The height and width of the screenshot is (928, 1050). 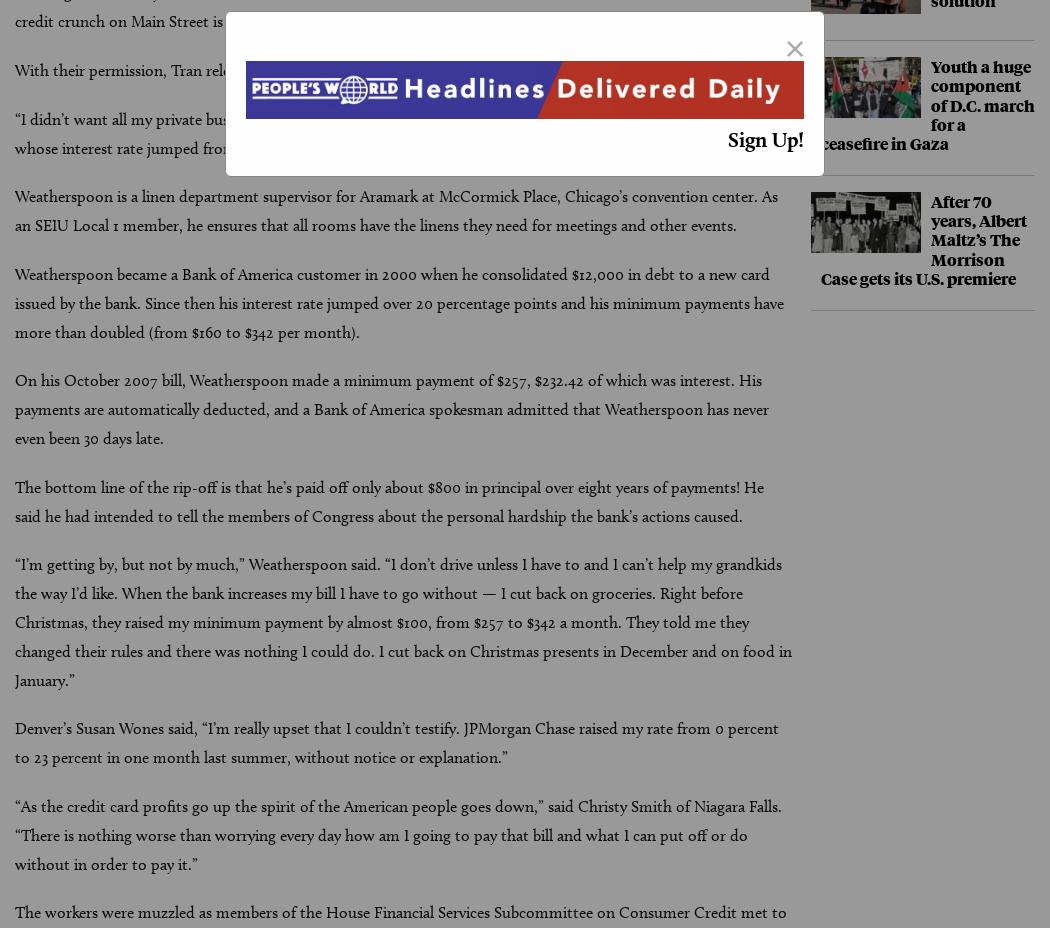 I want to click on 'On his October 2007 bill, Weatherspoon made a minimum payment of $257, $232.42 of which was interest. His payments are automatically deducted, and a Bank of America spokesman admitted that Weatherspoon has never even been 30 days late.', so click(x=391, y=408).